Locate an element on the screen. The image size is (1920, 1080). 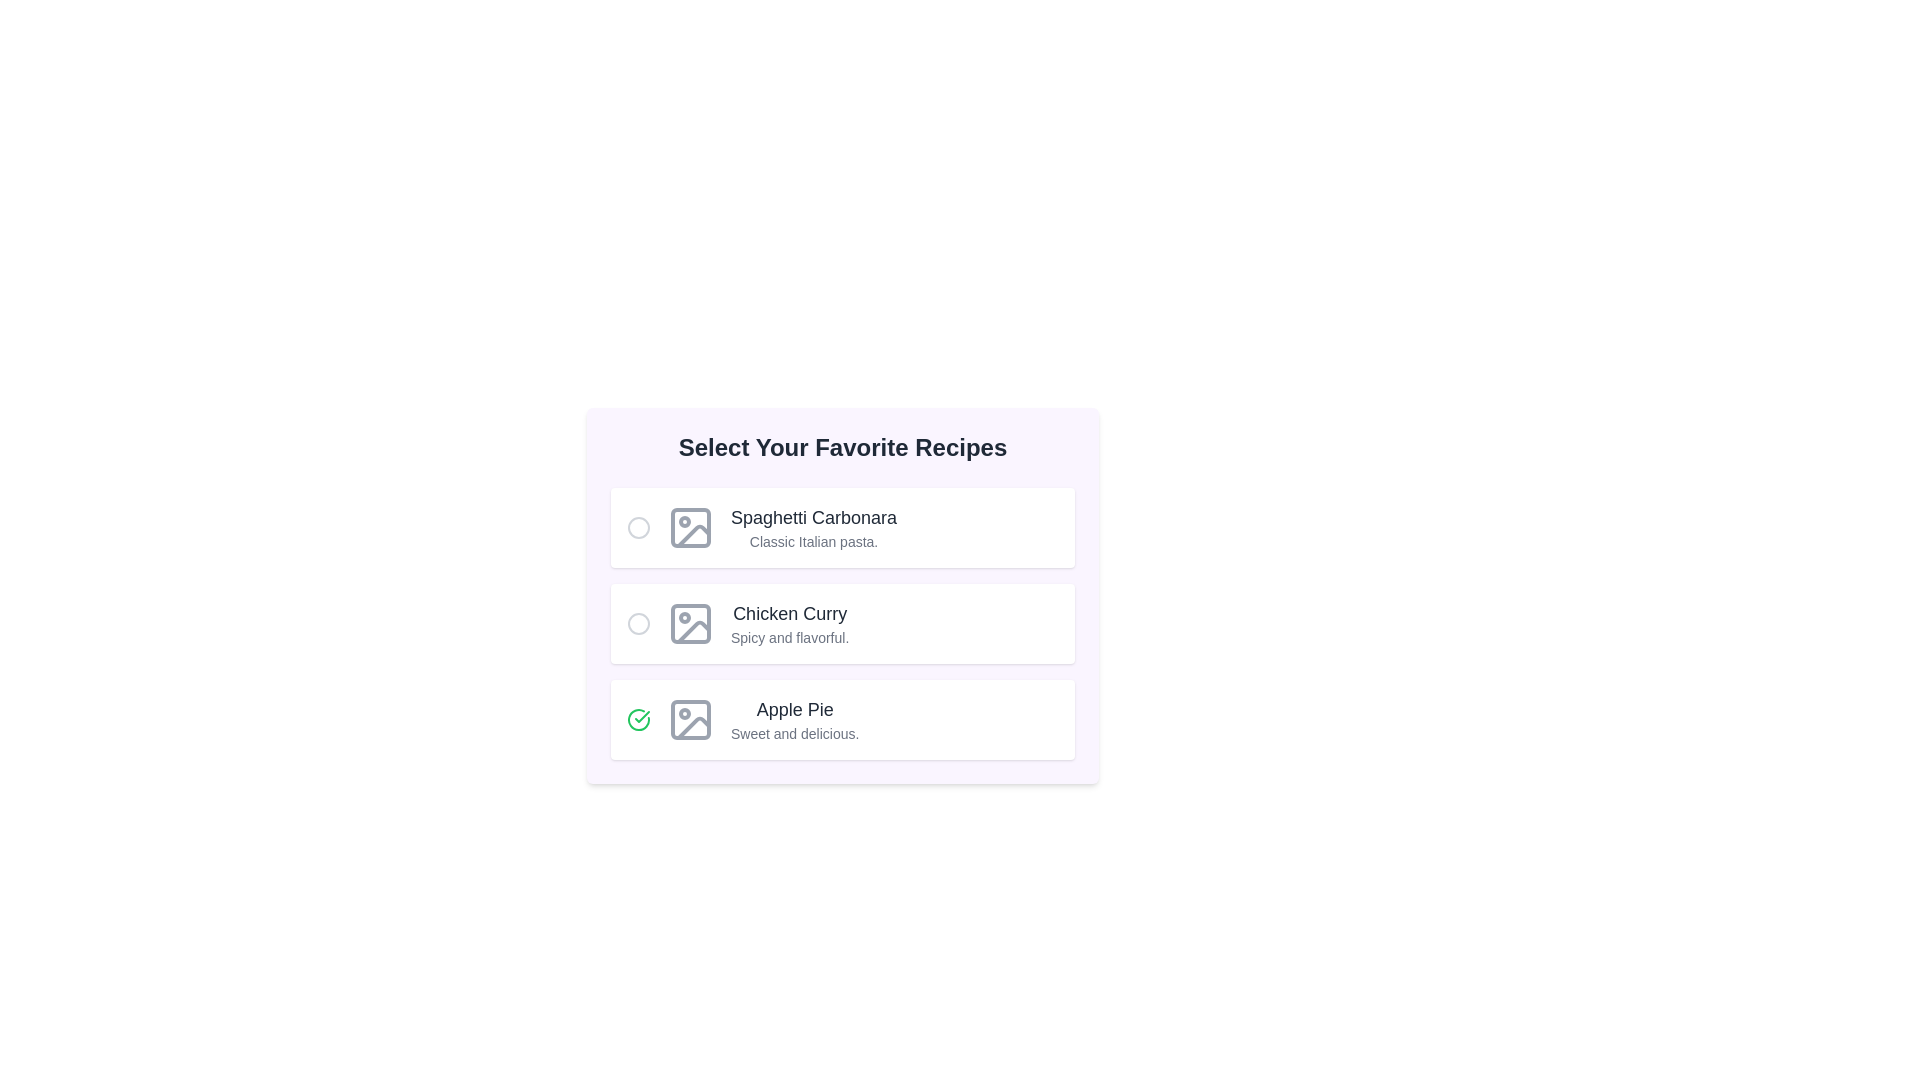
the recipe identified by its name Apple Pie is located at coordinates (637, 720).